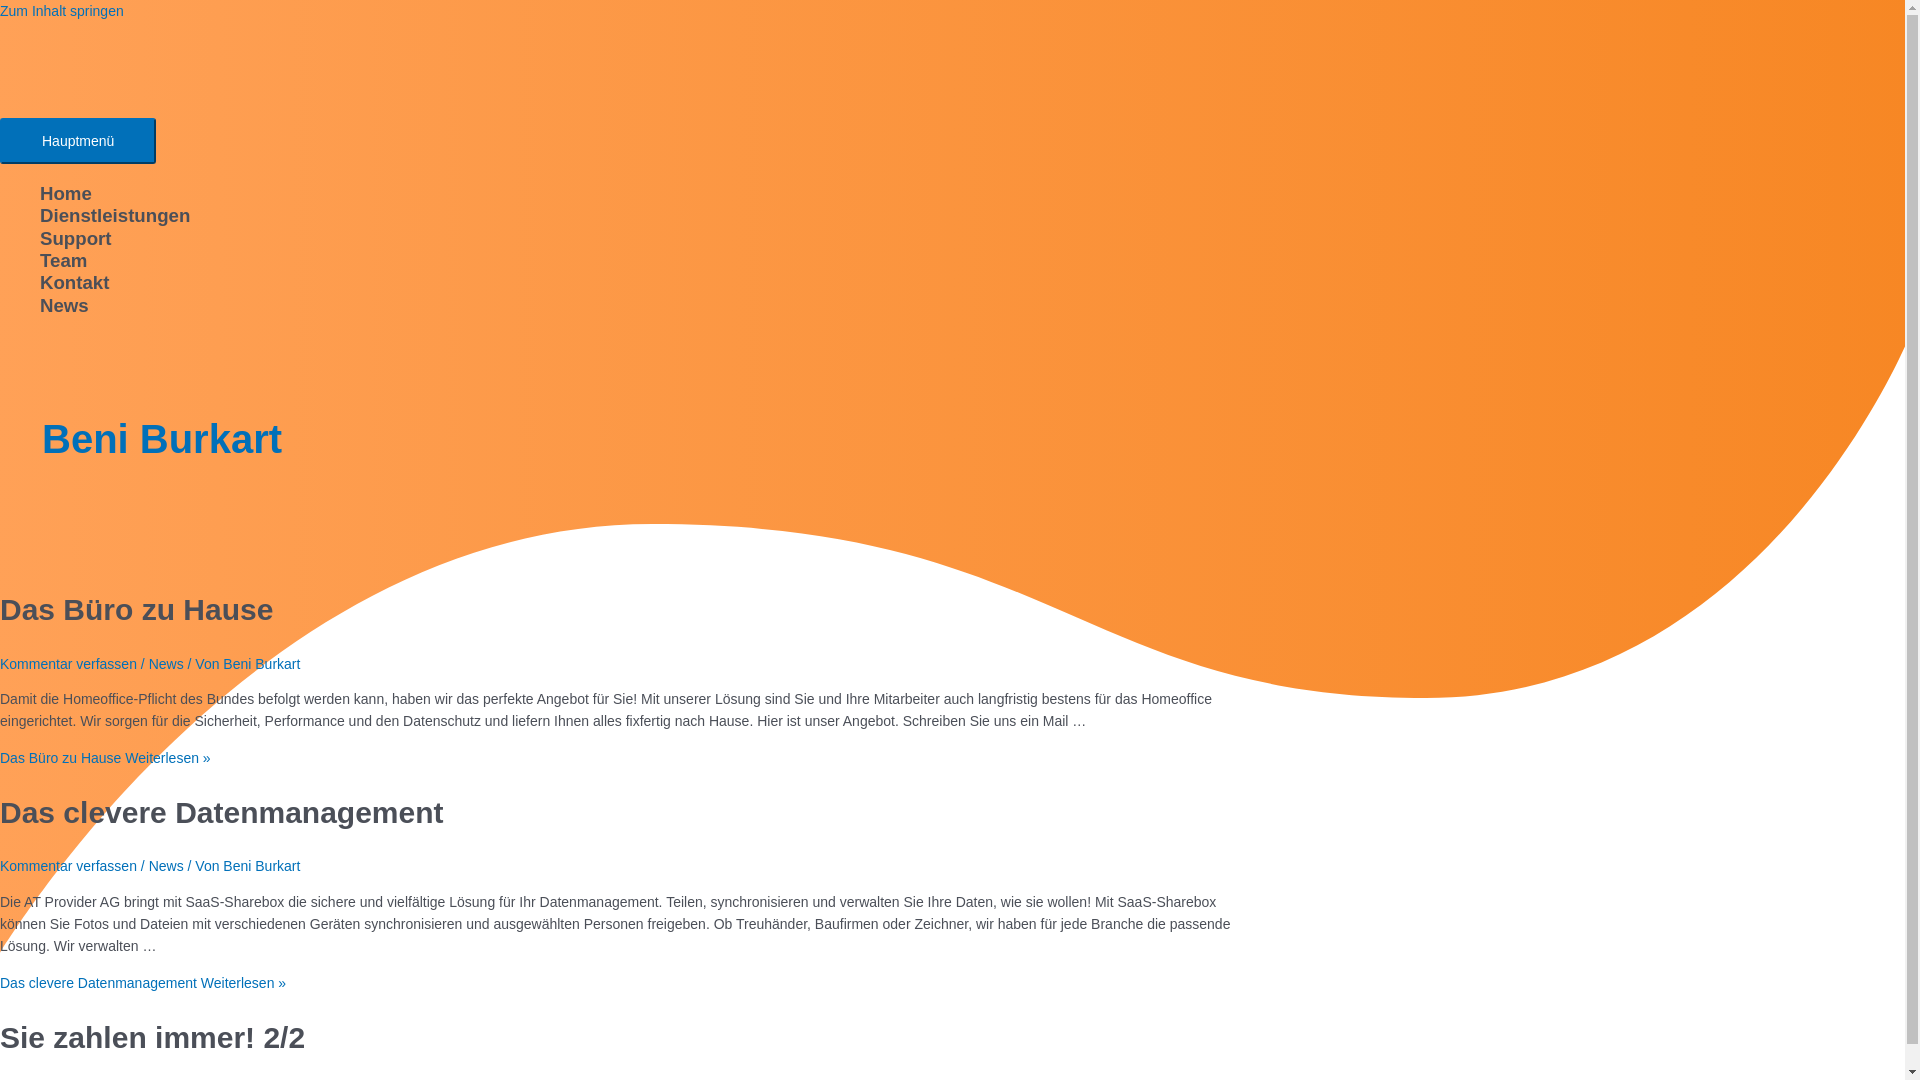 The height and width of the screenshot is (1080, 1920). Describe the element at coordinates (68, 663) in the screenshot. I see `'Kommentar verfassen'` at that location.